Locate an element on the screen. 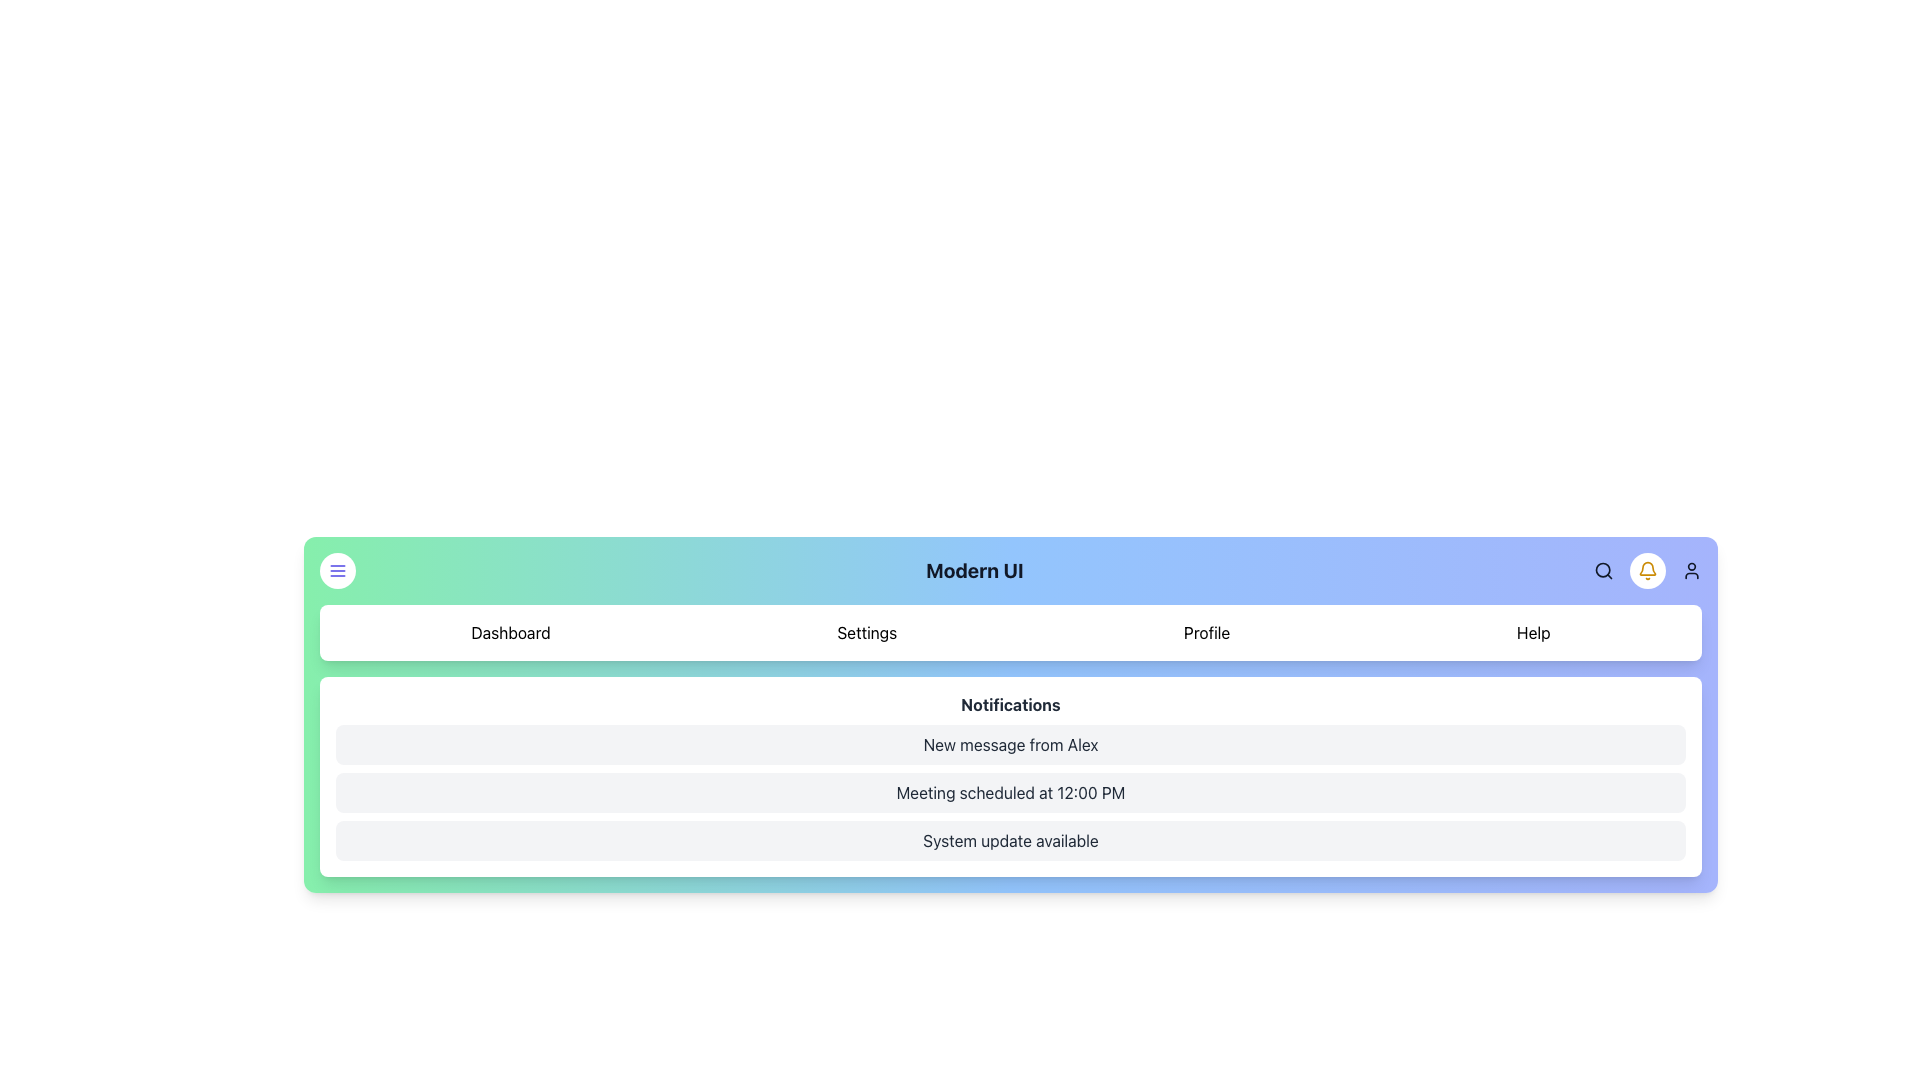 This screenshot has height=1080, width=1920. the Text Display Box displaying 'System update available', which is the third notification in the list under 'Notifications' is located at coordinates (1011, 840).